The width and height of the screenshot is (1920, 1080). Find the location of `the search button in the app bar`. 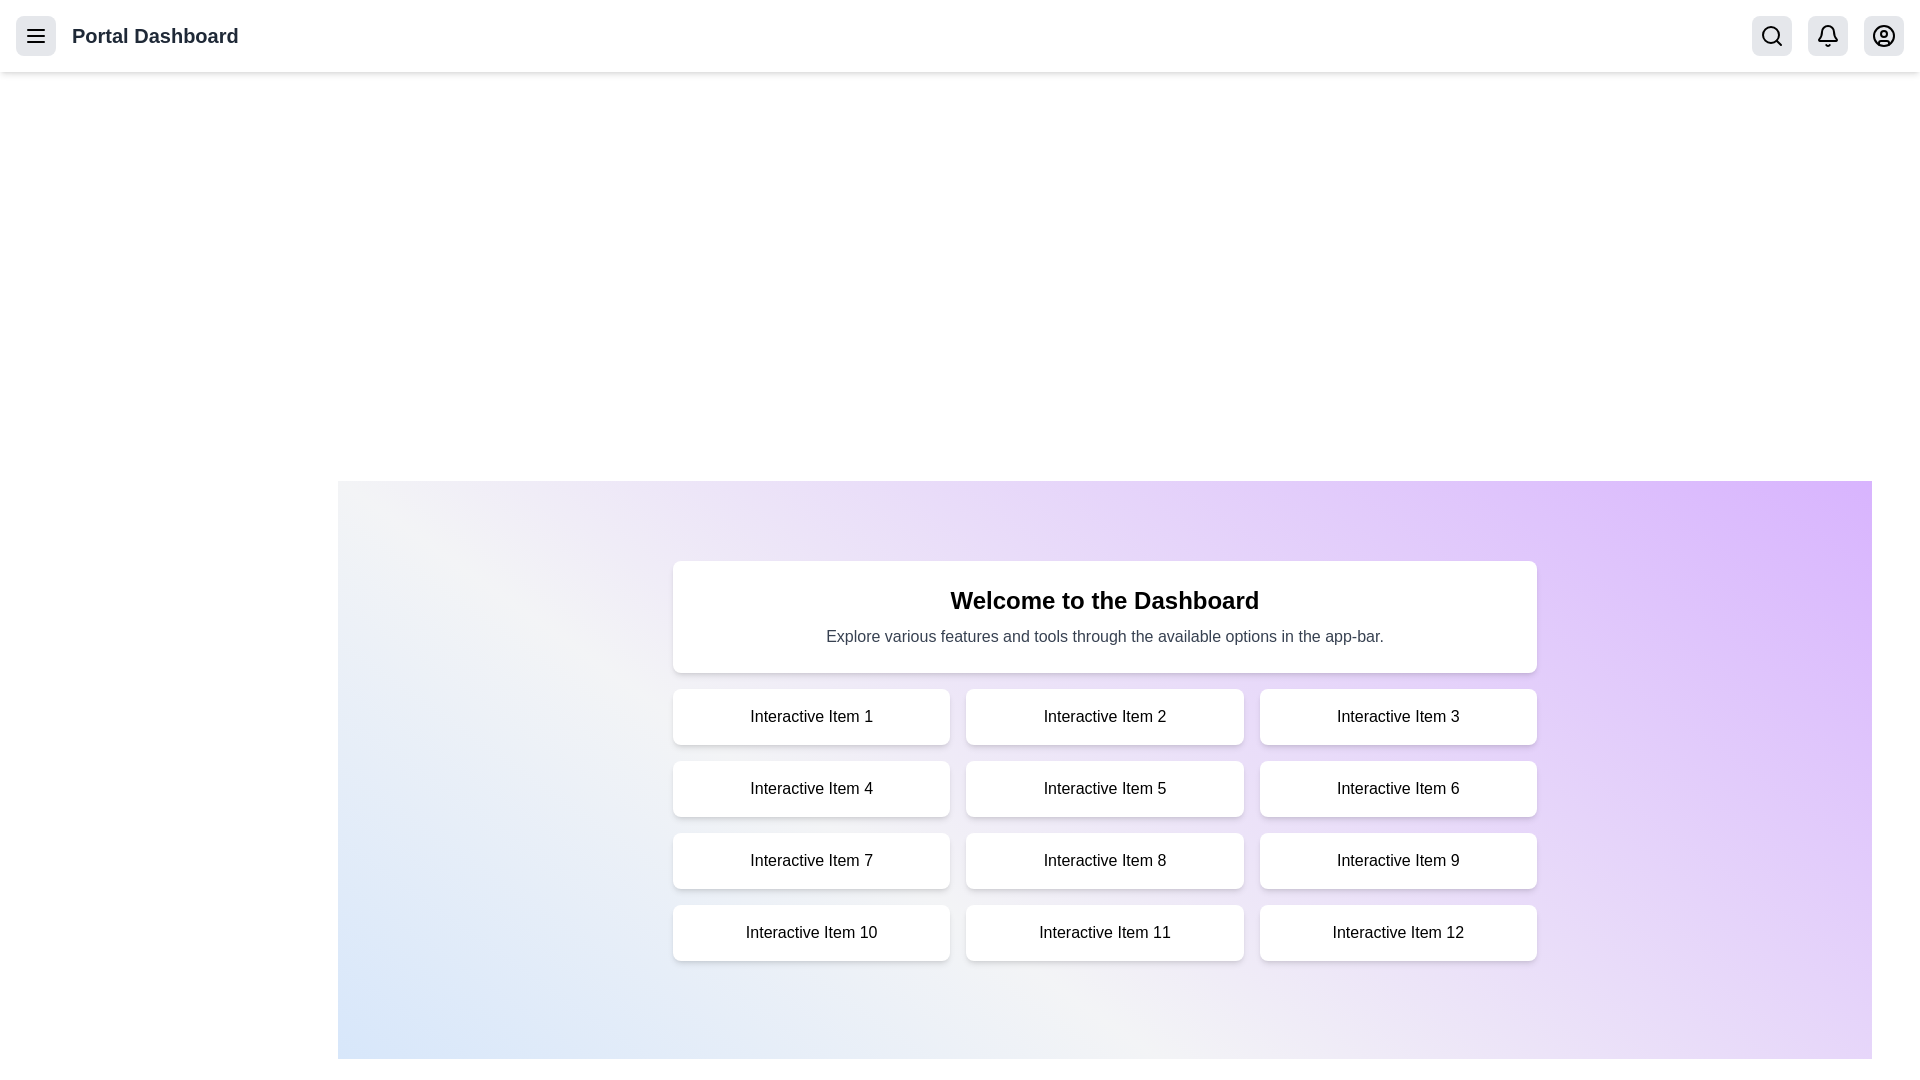

the search button in the app bar is located at coordinates (1771, 35).